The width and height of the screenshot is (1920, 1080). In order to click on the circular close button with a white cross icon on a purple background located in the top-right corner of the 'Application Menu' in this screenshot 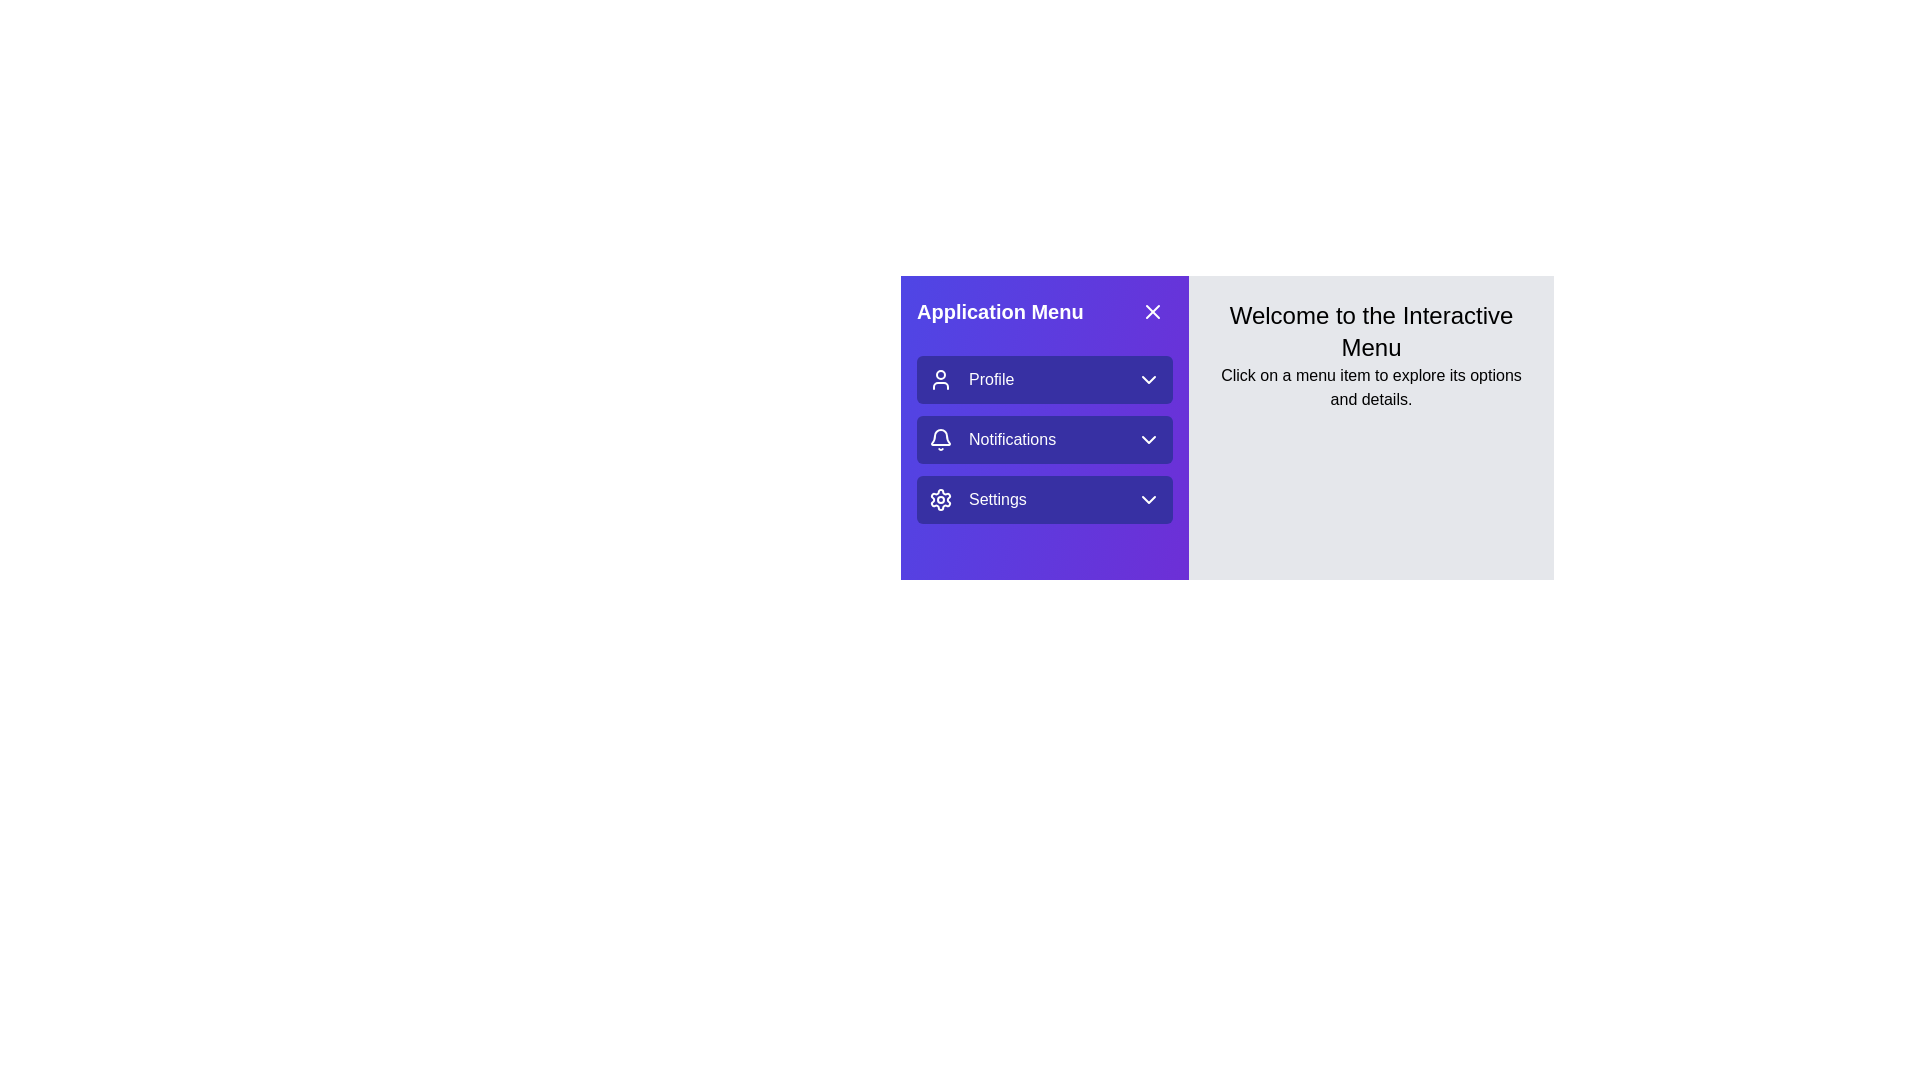, I will do `click(1152, 312)`.